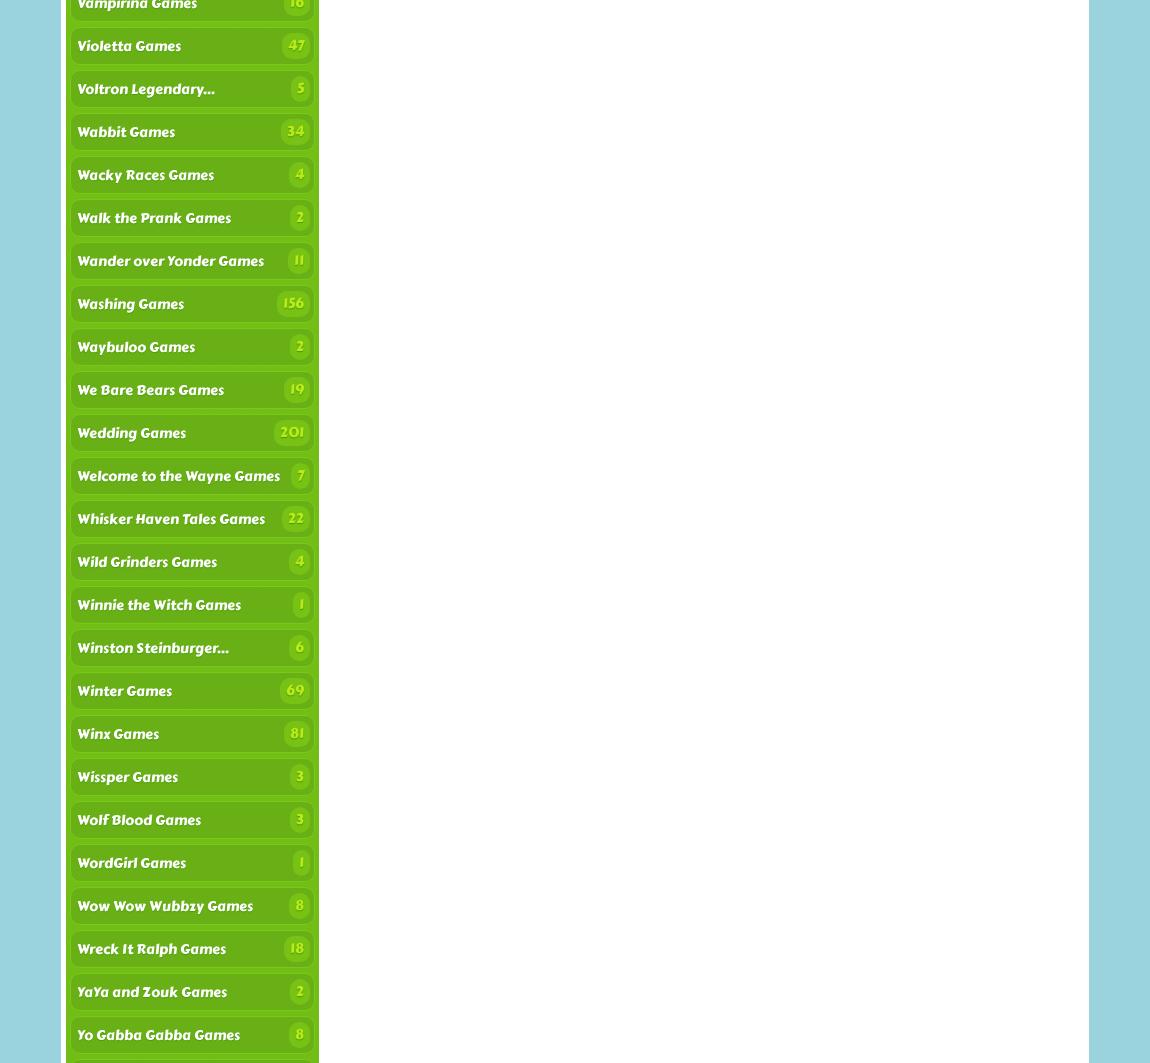 The image size is (1150, 1063). I want to click on 'Winter Games', so click(123, 690).